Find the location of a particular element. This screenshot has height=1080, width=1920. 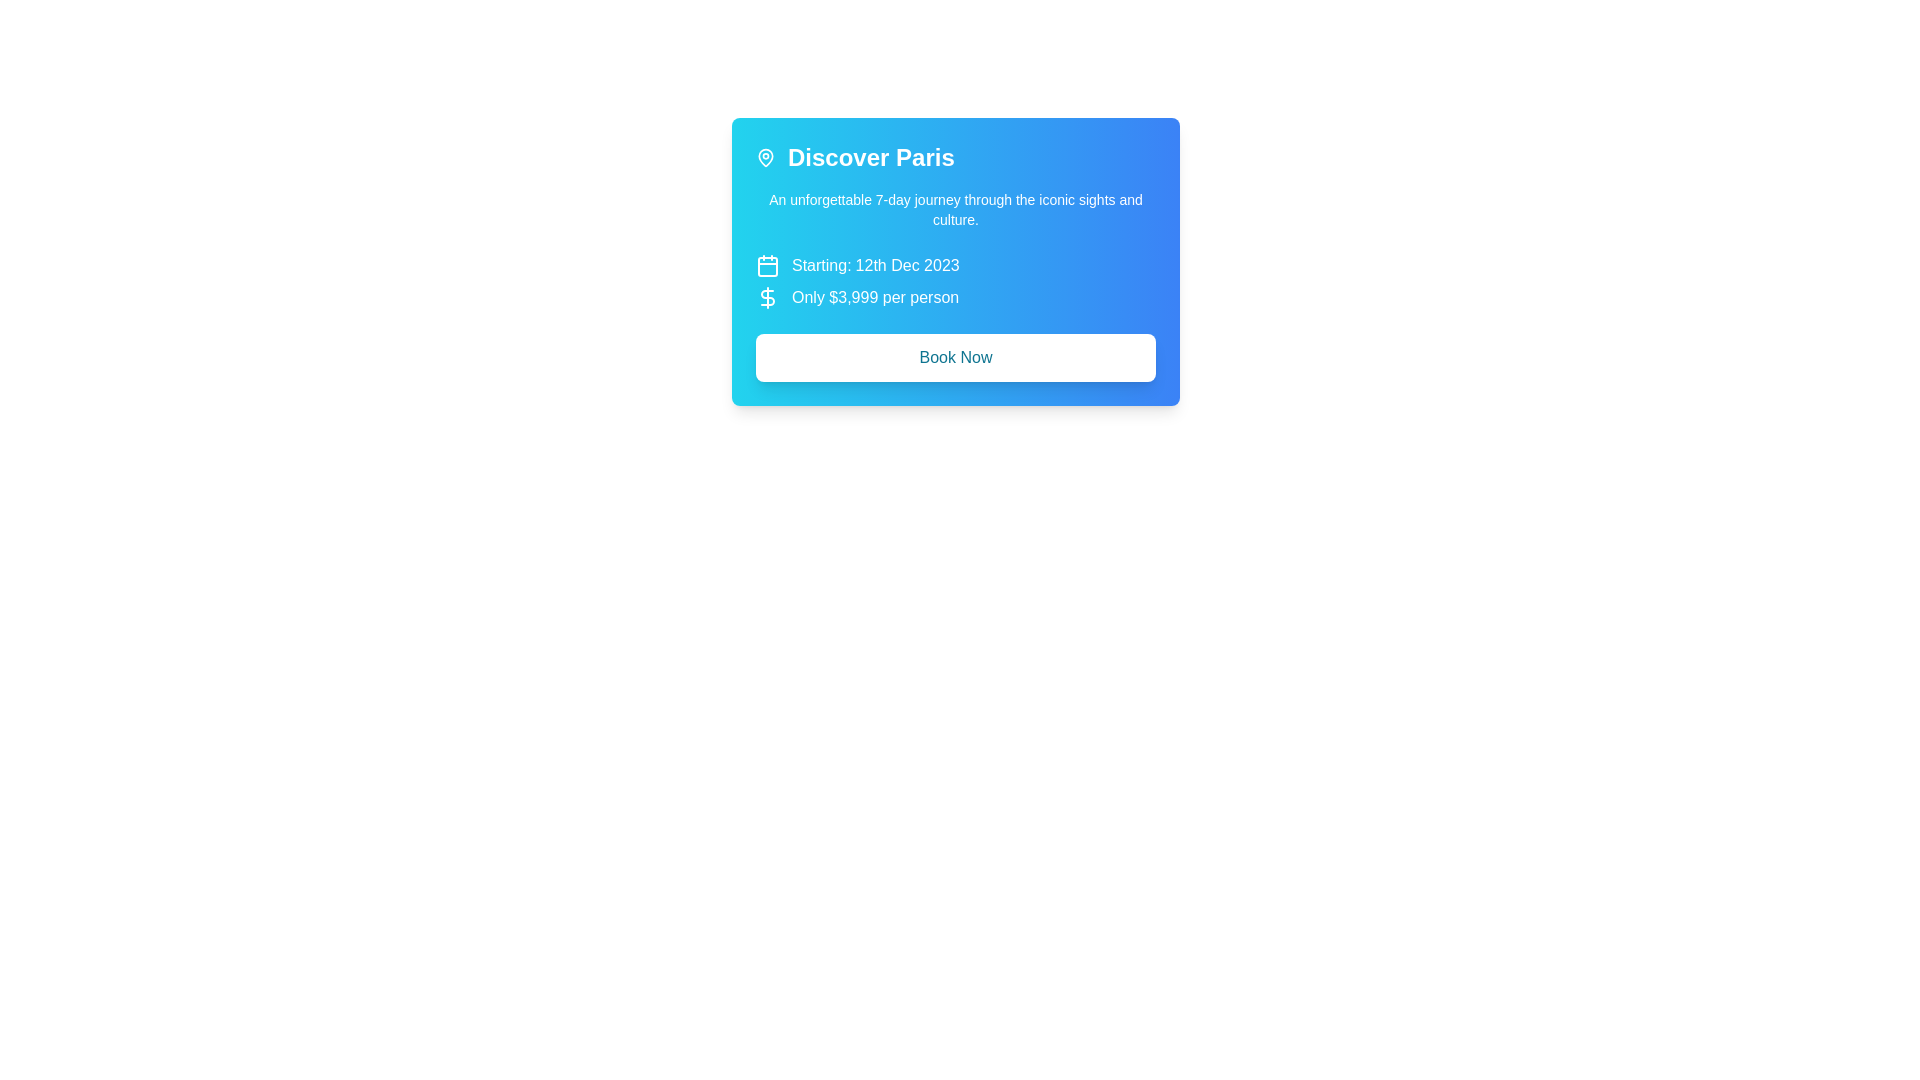

the text section that indicates the starting date of the trip, which is located below the title 'Discover Paris' and above the price information 'Only $3,999 per person' is located at coordinates (954, 265).